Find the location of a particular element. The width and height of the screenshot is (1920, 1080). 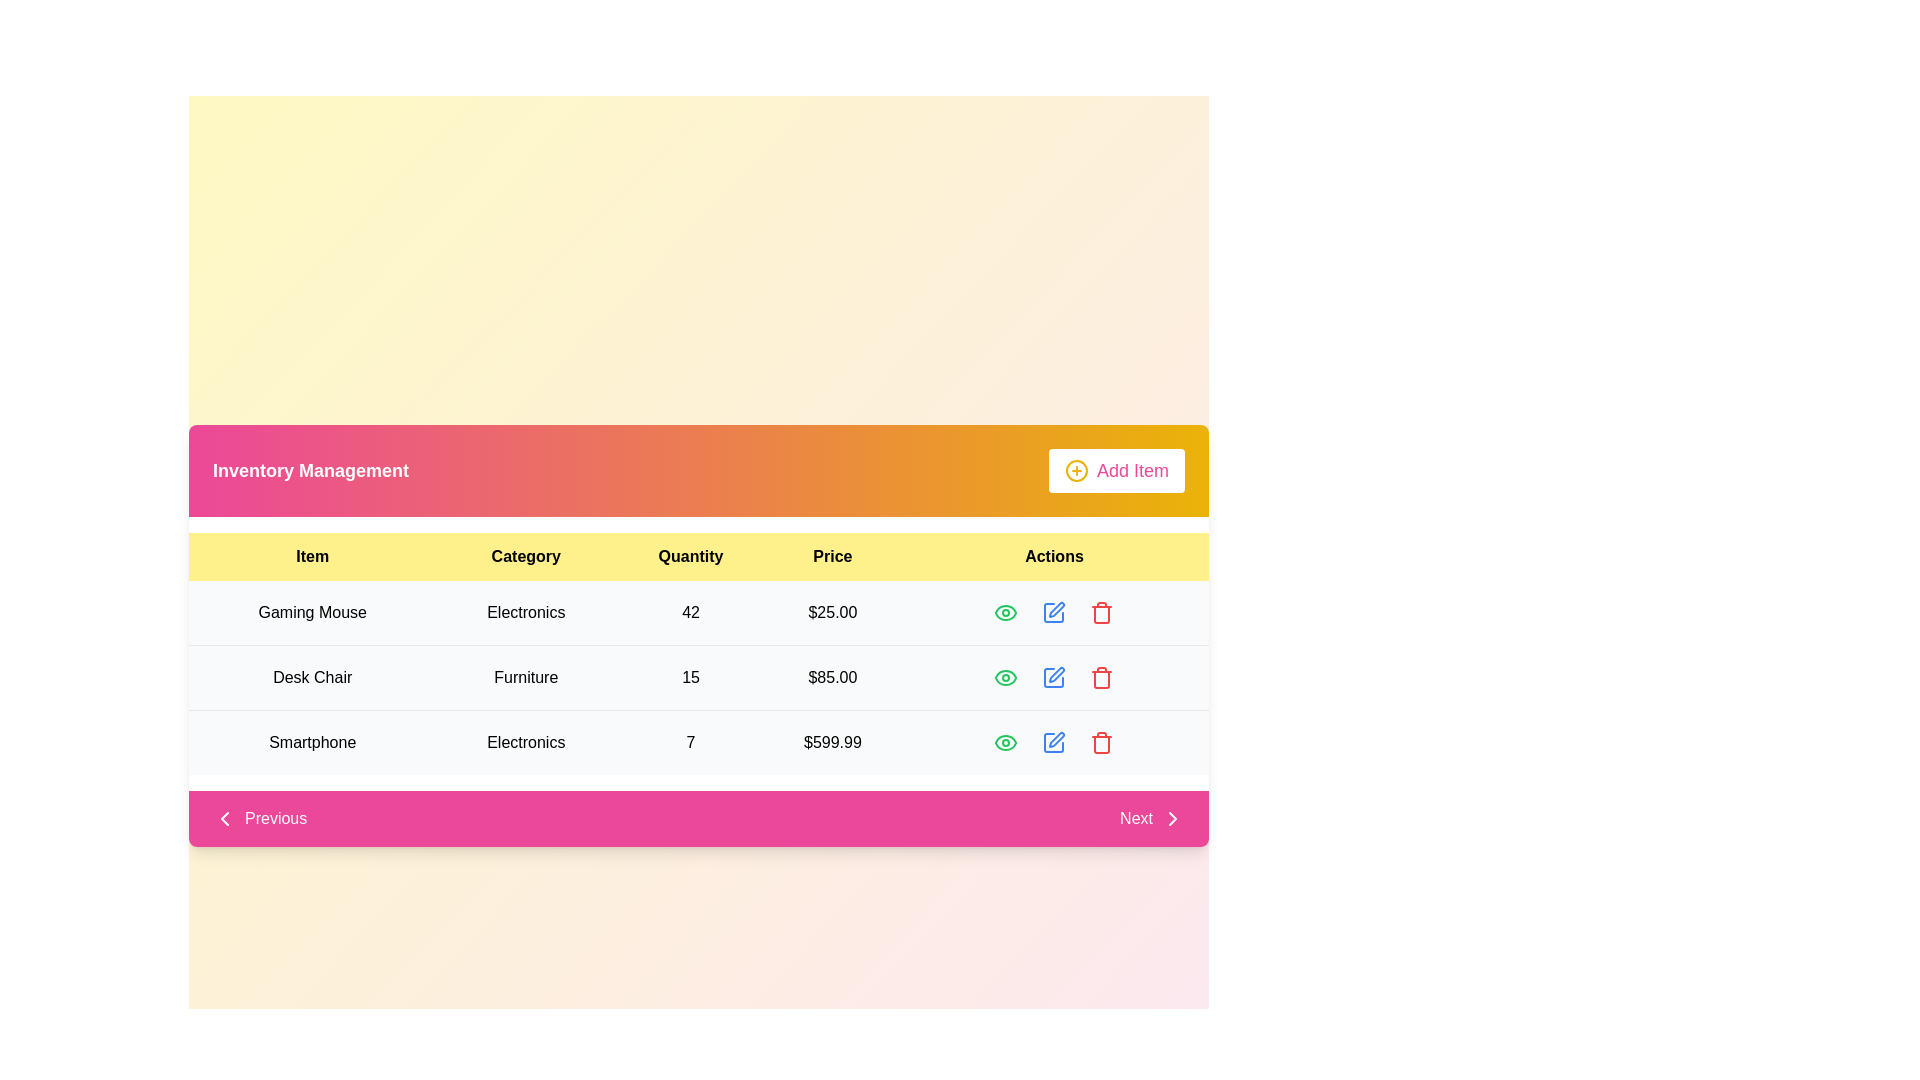

the red trash bin icon button in the 'Actions' column of the first row associated with 'Gaming Mouse' is located at coordinates (1101, 612).